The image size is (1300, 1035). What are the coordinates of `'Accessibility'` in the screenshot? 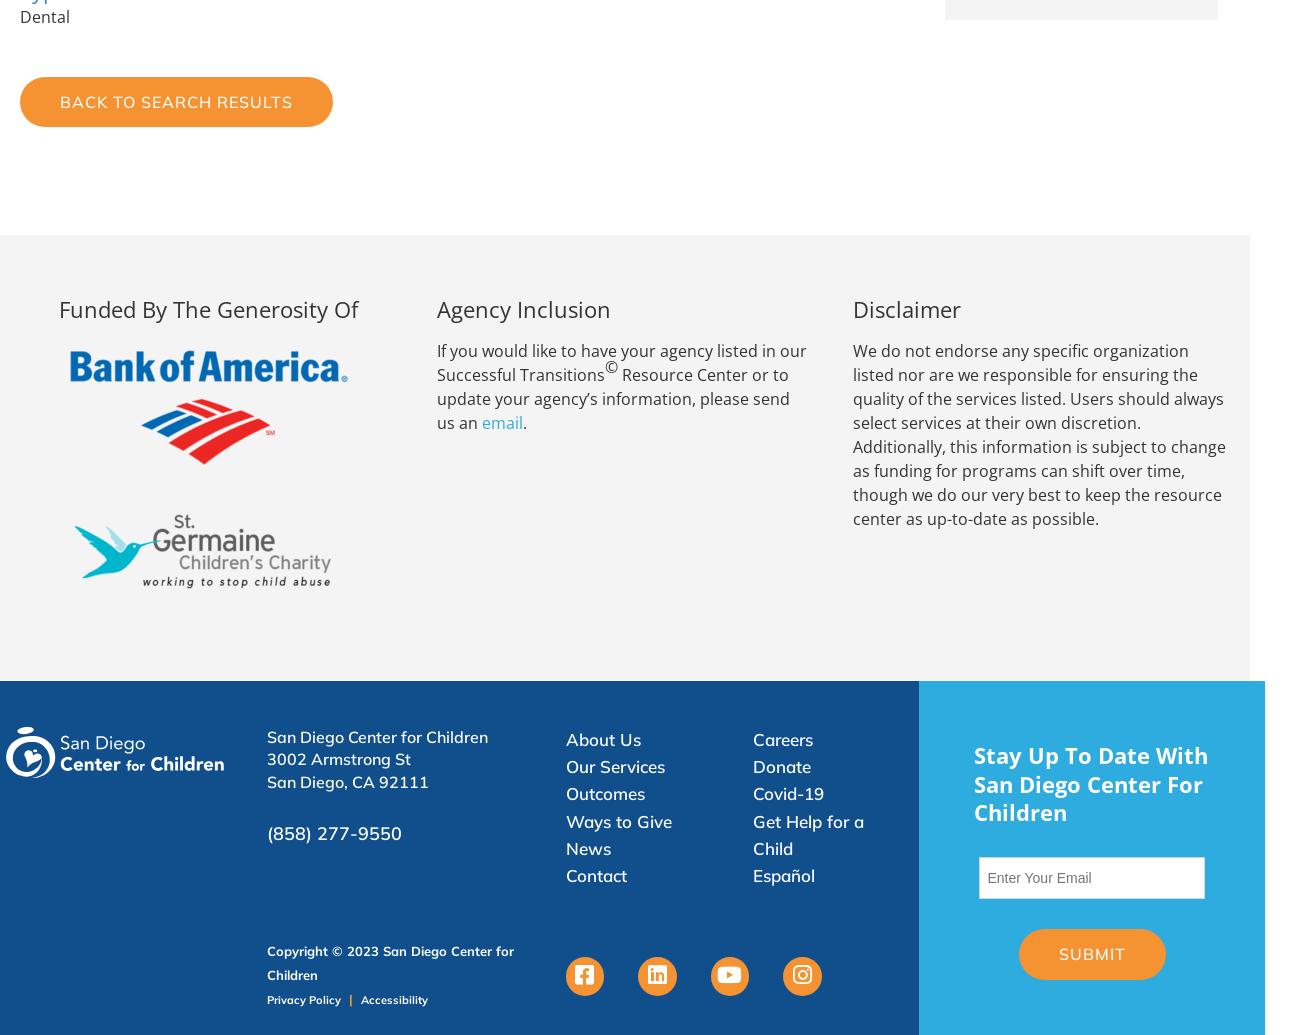 It's located at (393, 997).